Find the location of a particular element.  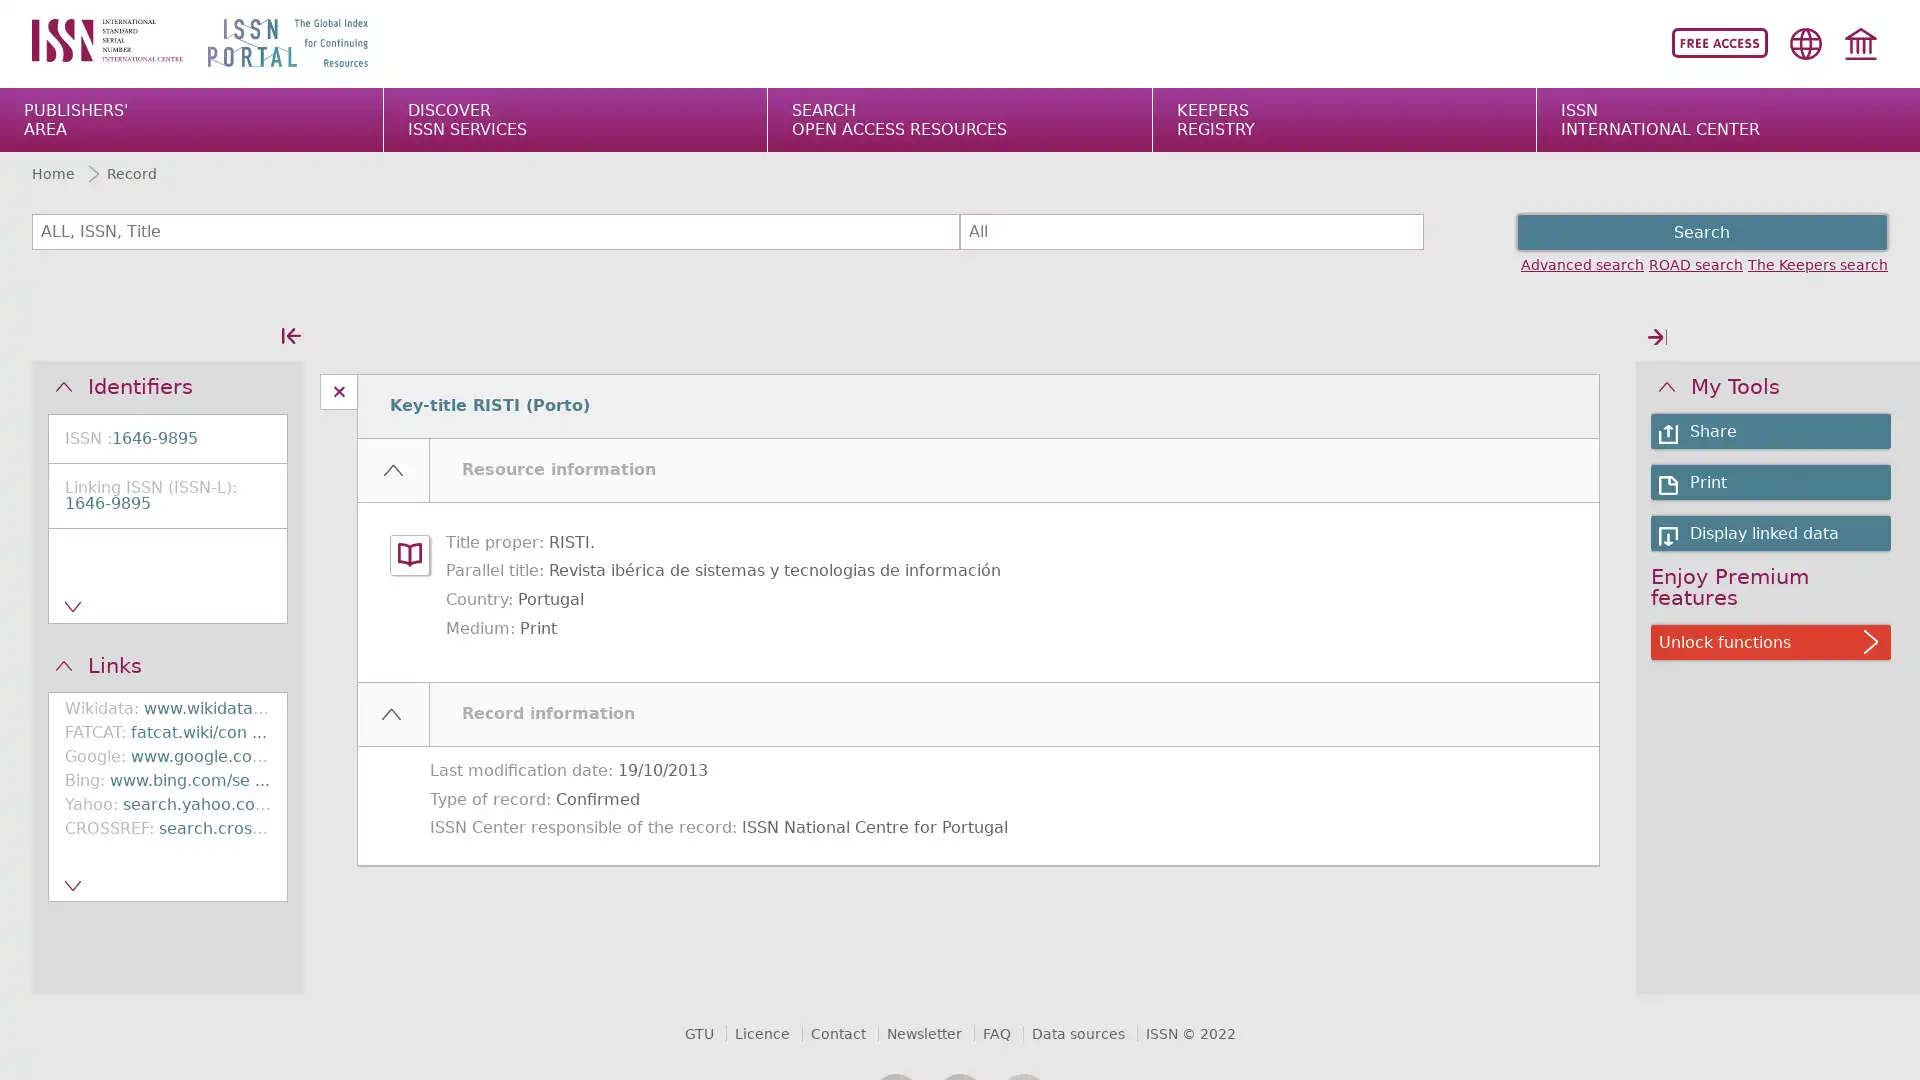

Search is located at coordinates (1701, 230).